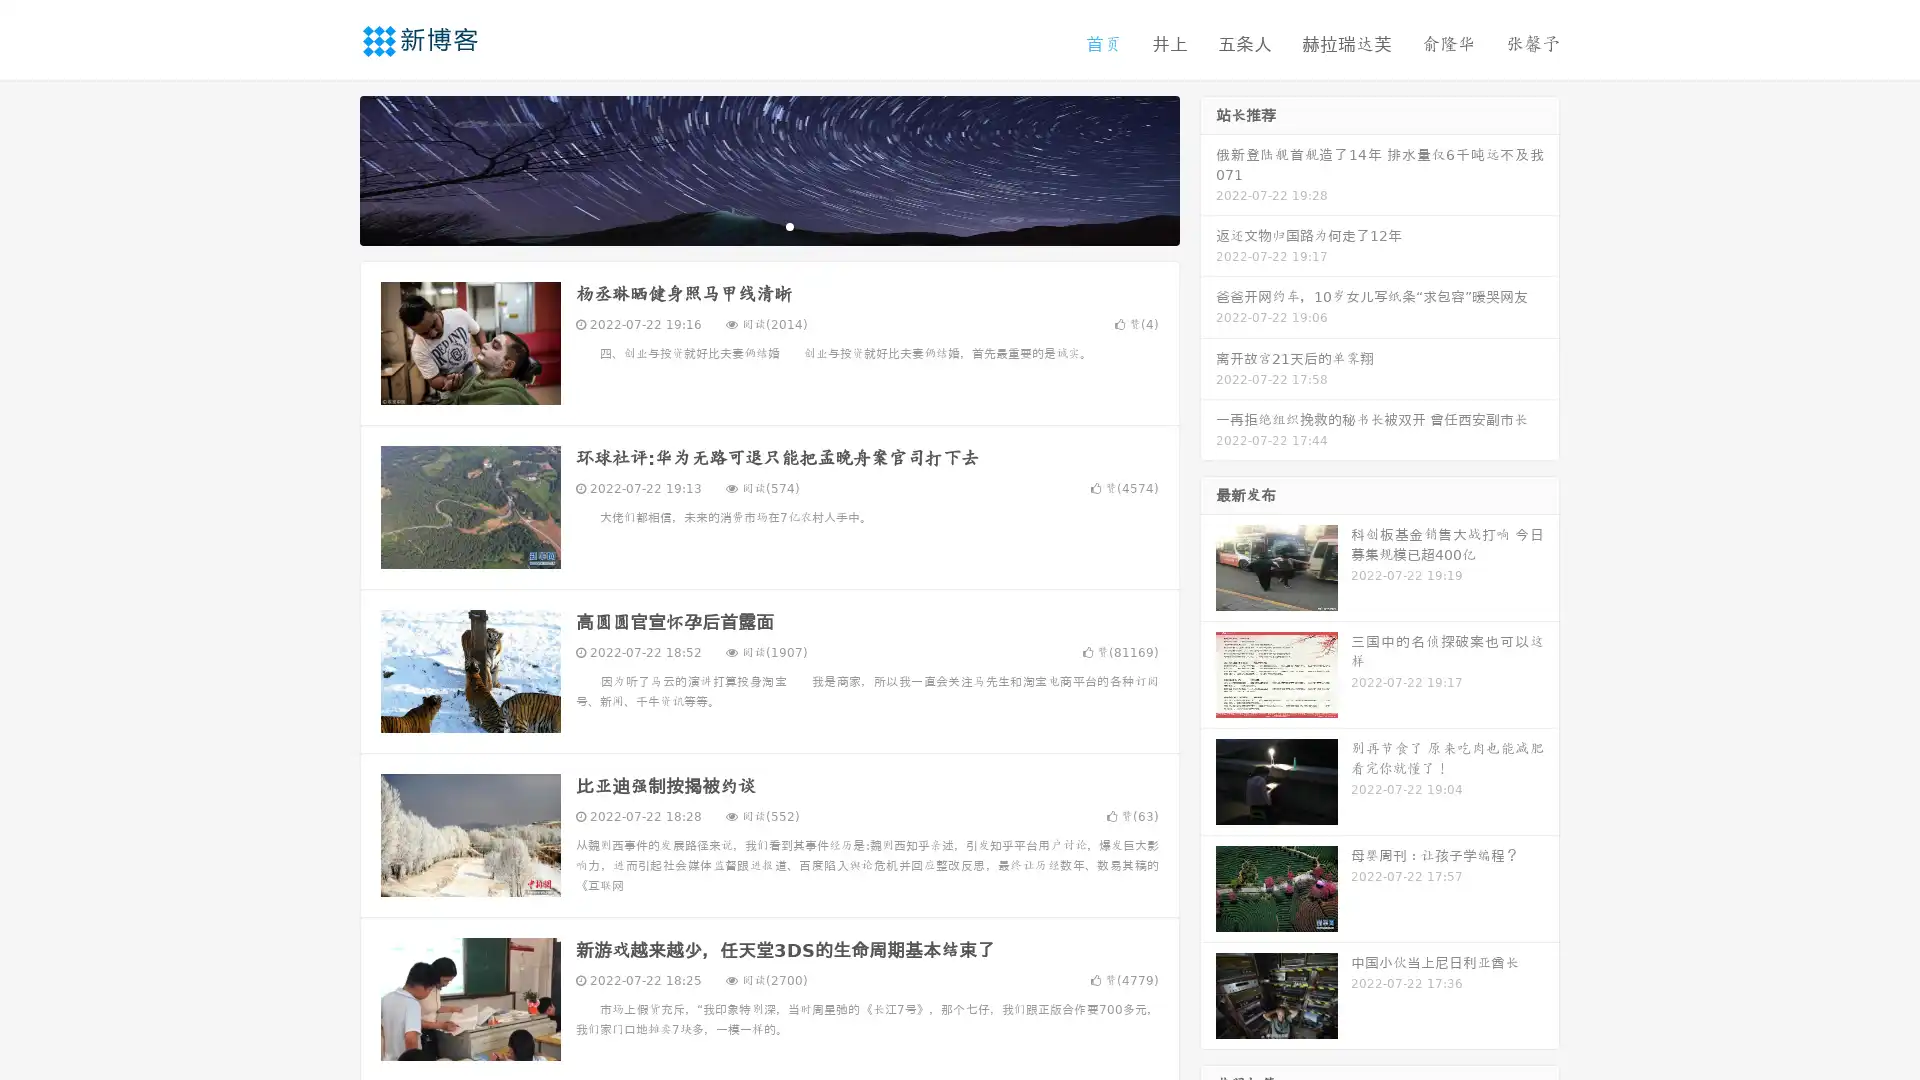 The image size is (1920, 1080). I want to click on Previous slide, so click(330, 168).